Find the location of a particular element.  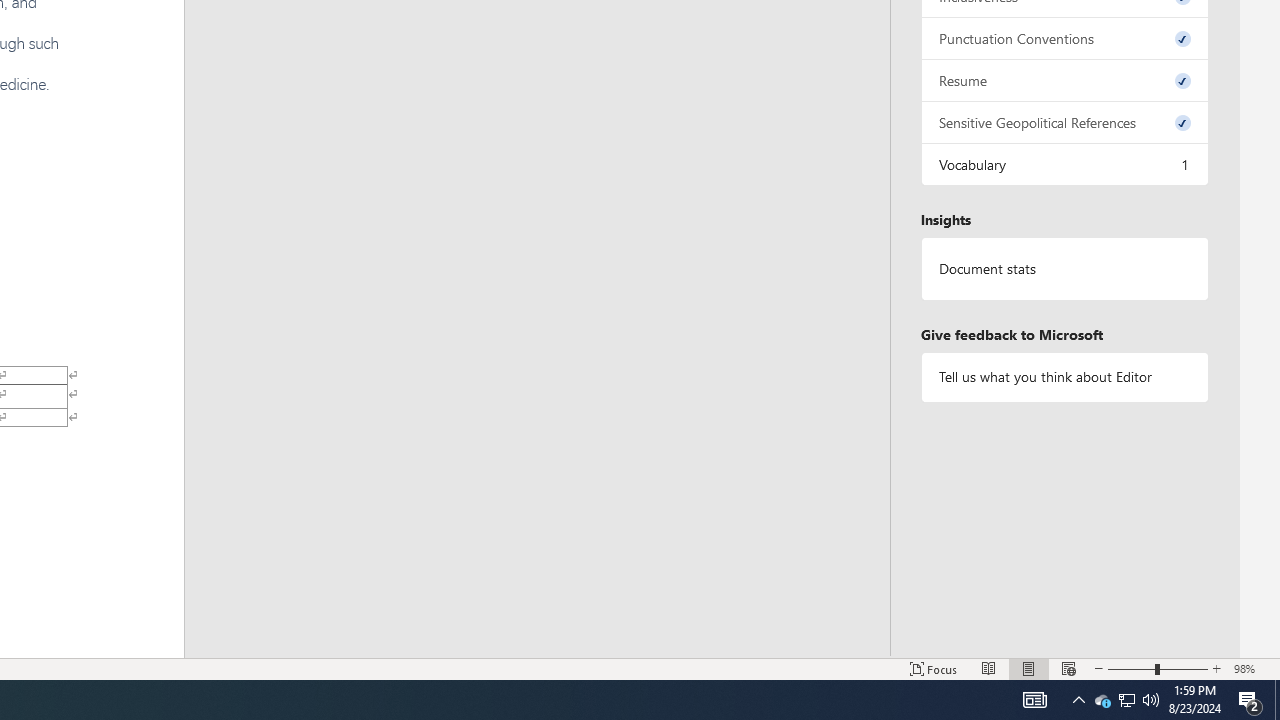

'Resume, 0 issues. Press space or enter to review items.' is located at coordinates (1063, 79).